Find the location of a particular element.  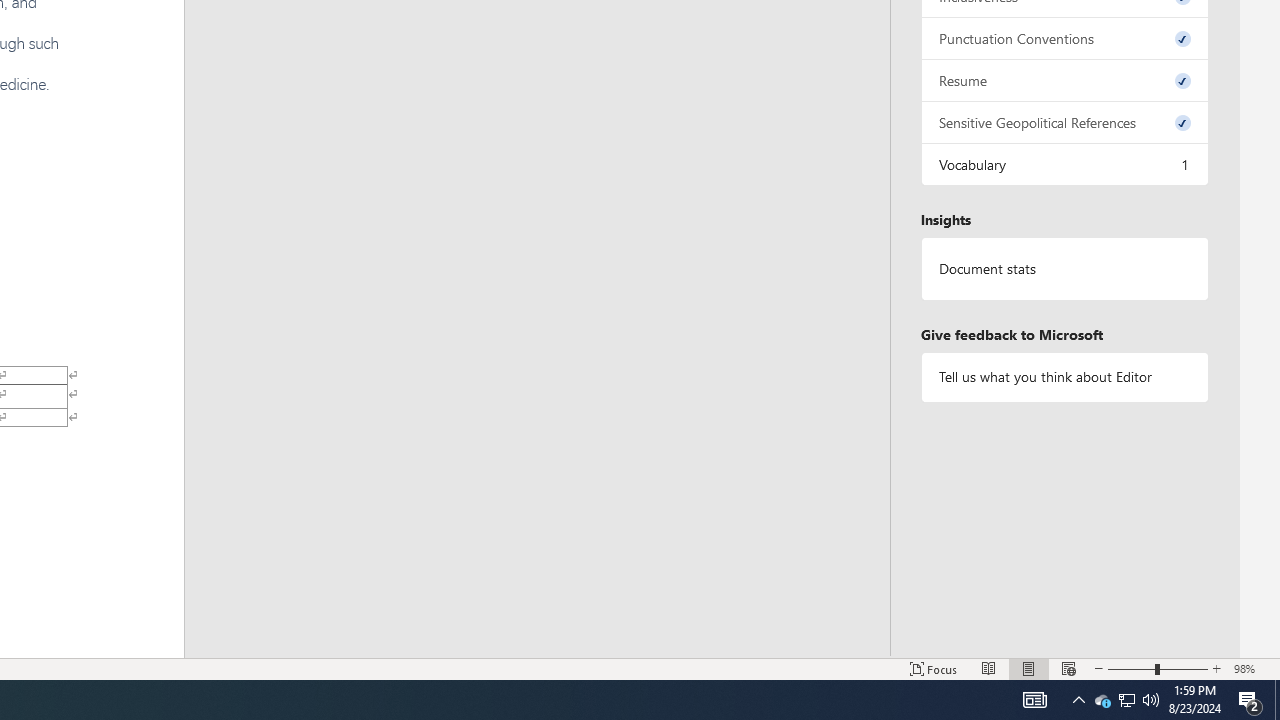

'Resume, 0 issues. Press space or enter to review items.' is located at coordinates (1063, 79).